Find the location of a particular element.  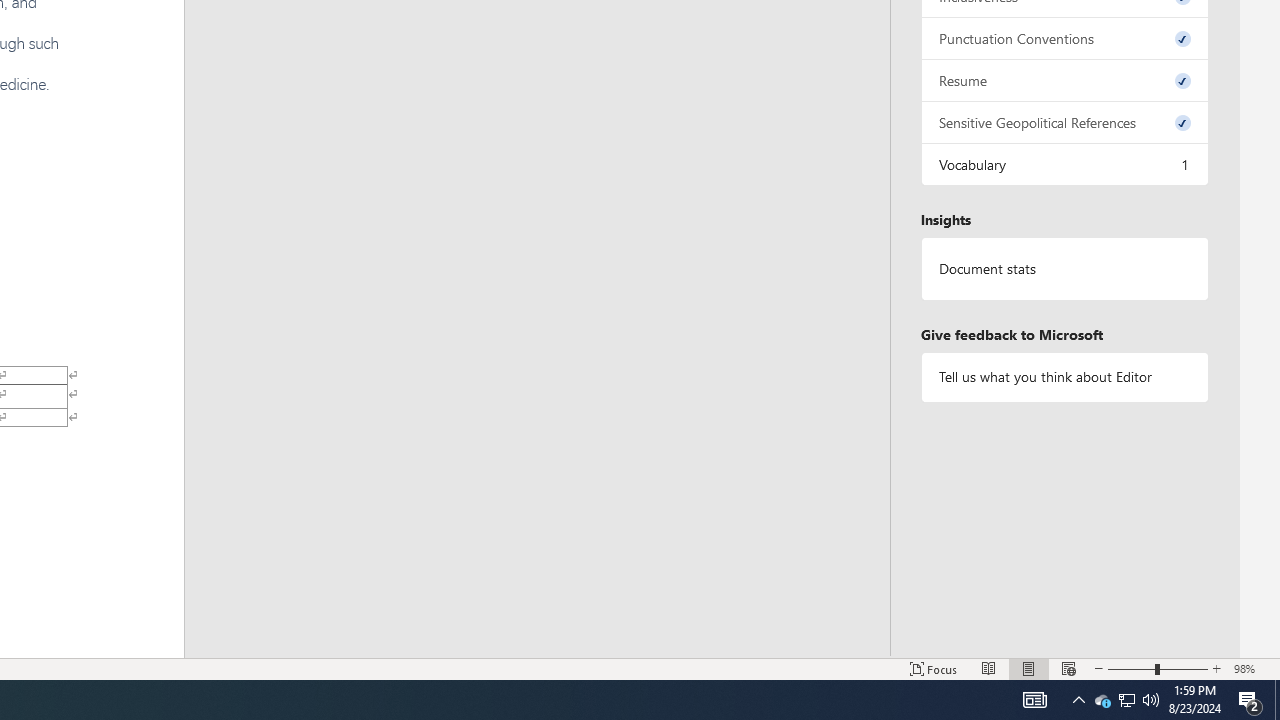

'Resume, 0 issues. Press space or enter to review items.' is located at coordinates (1063, 79).